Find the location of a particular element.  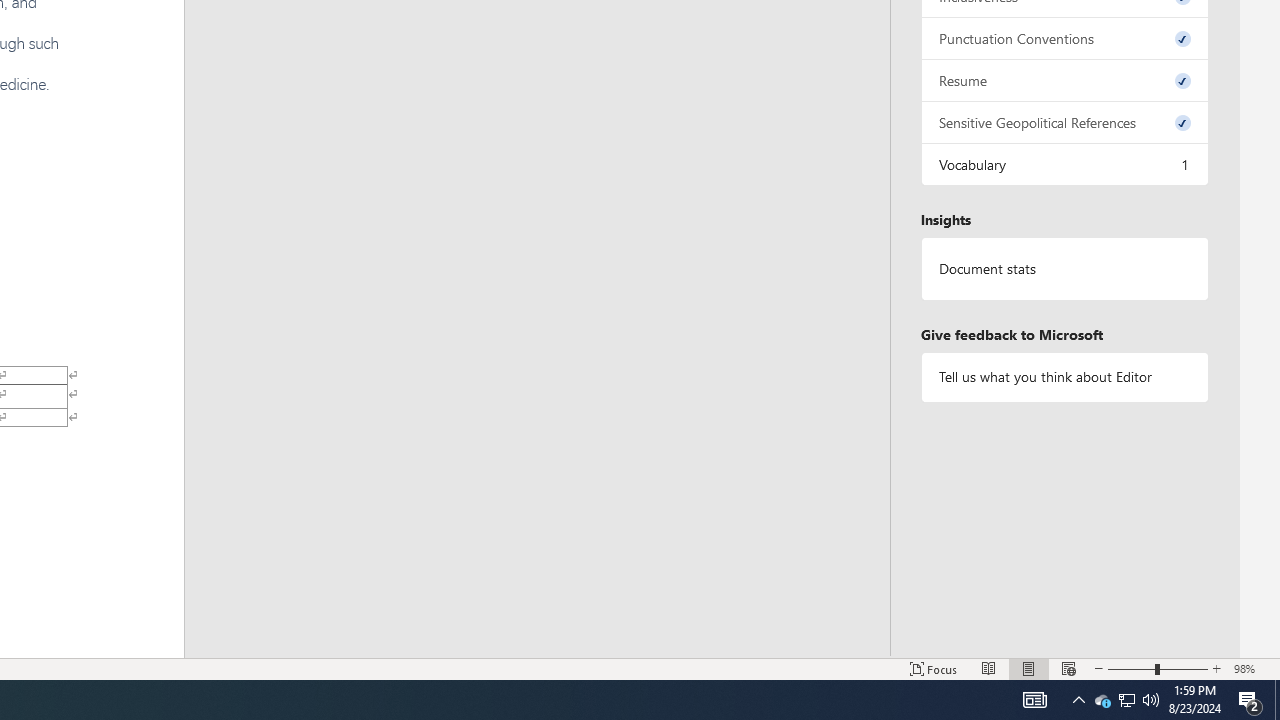

'Resume, 0 issues. Press space or enter to review items.' is located at coordinates (1063, 79).